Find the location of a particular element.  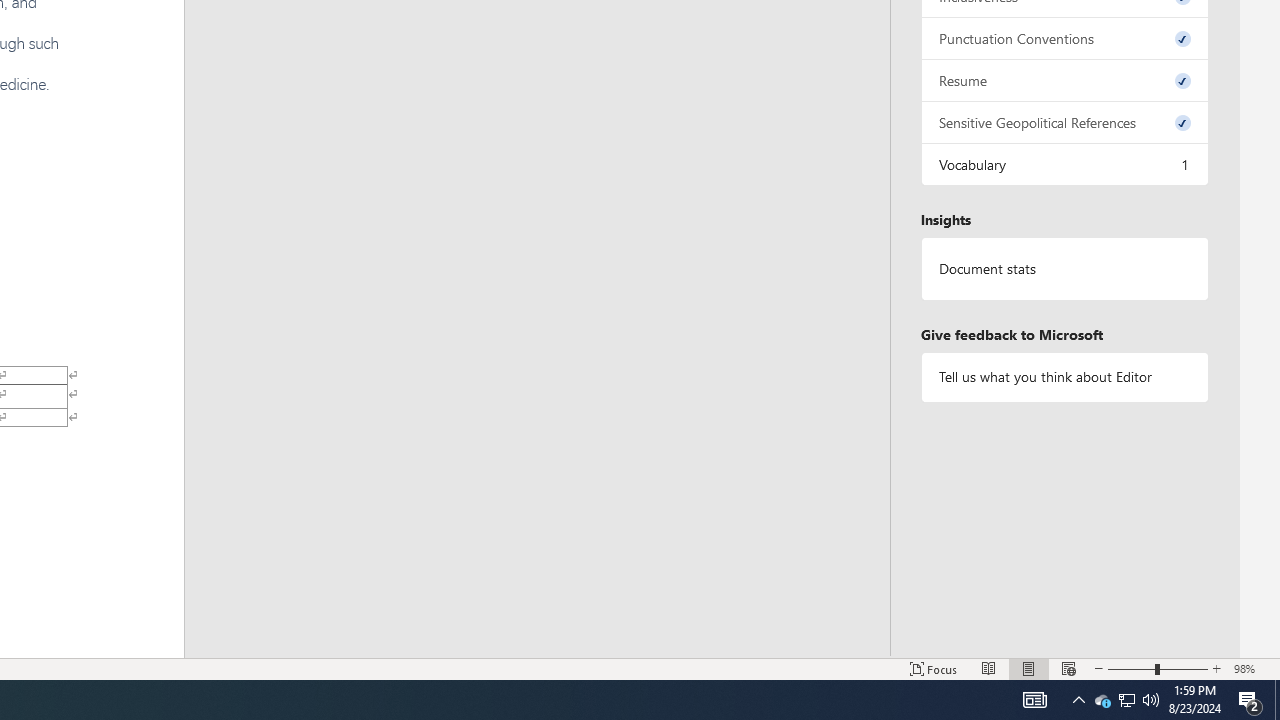

'Resume, 0 issues. Press space or enter to review items.' is located at coordinates (1063, 79).